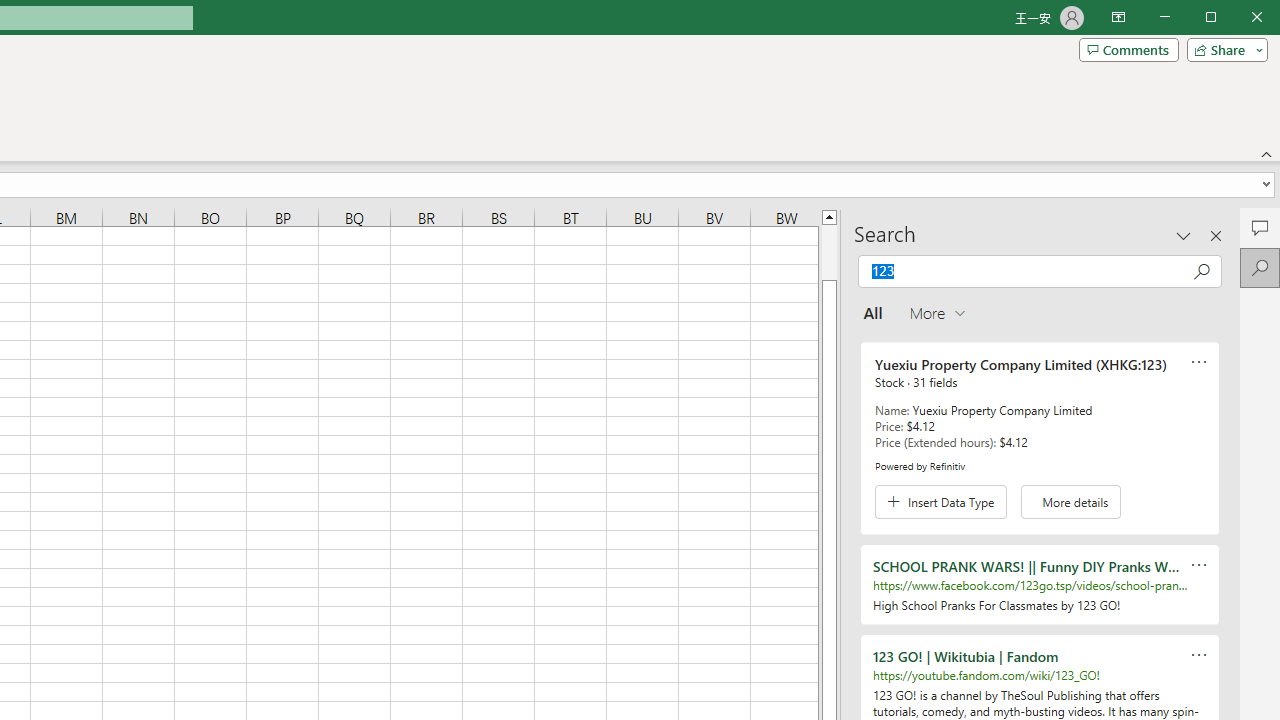  Describe the element at coordinates (1216, 19) in the screenshot. I see `'Minimize'` at that location.